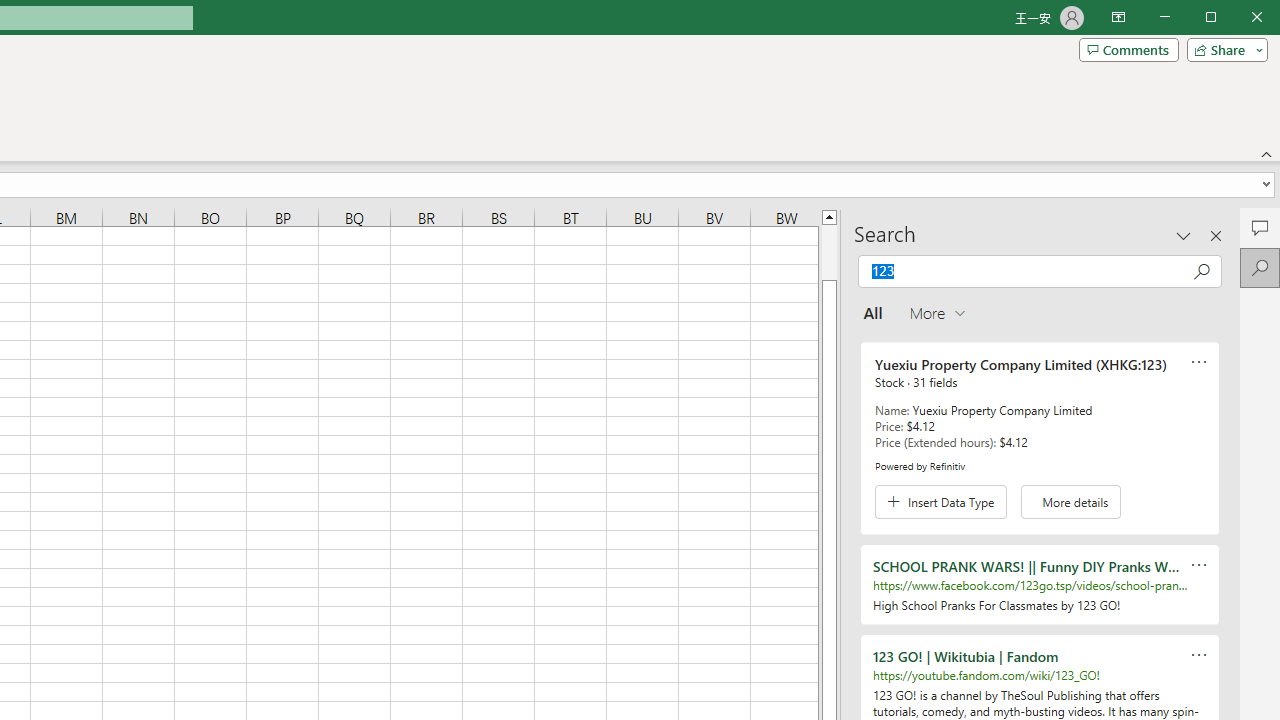  Describe the element at coordinates (1216, 19) in the screenshot. I see `'Minimize'` at that location.